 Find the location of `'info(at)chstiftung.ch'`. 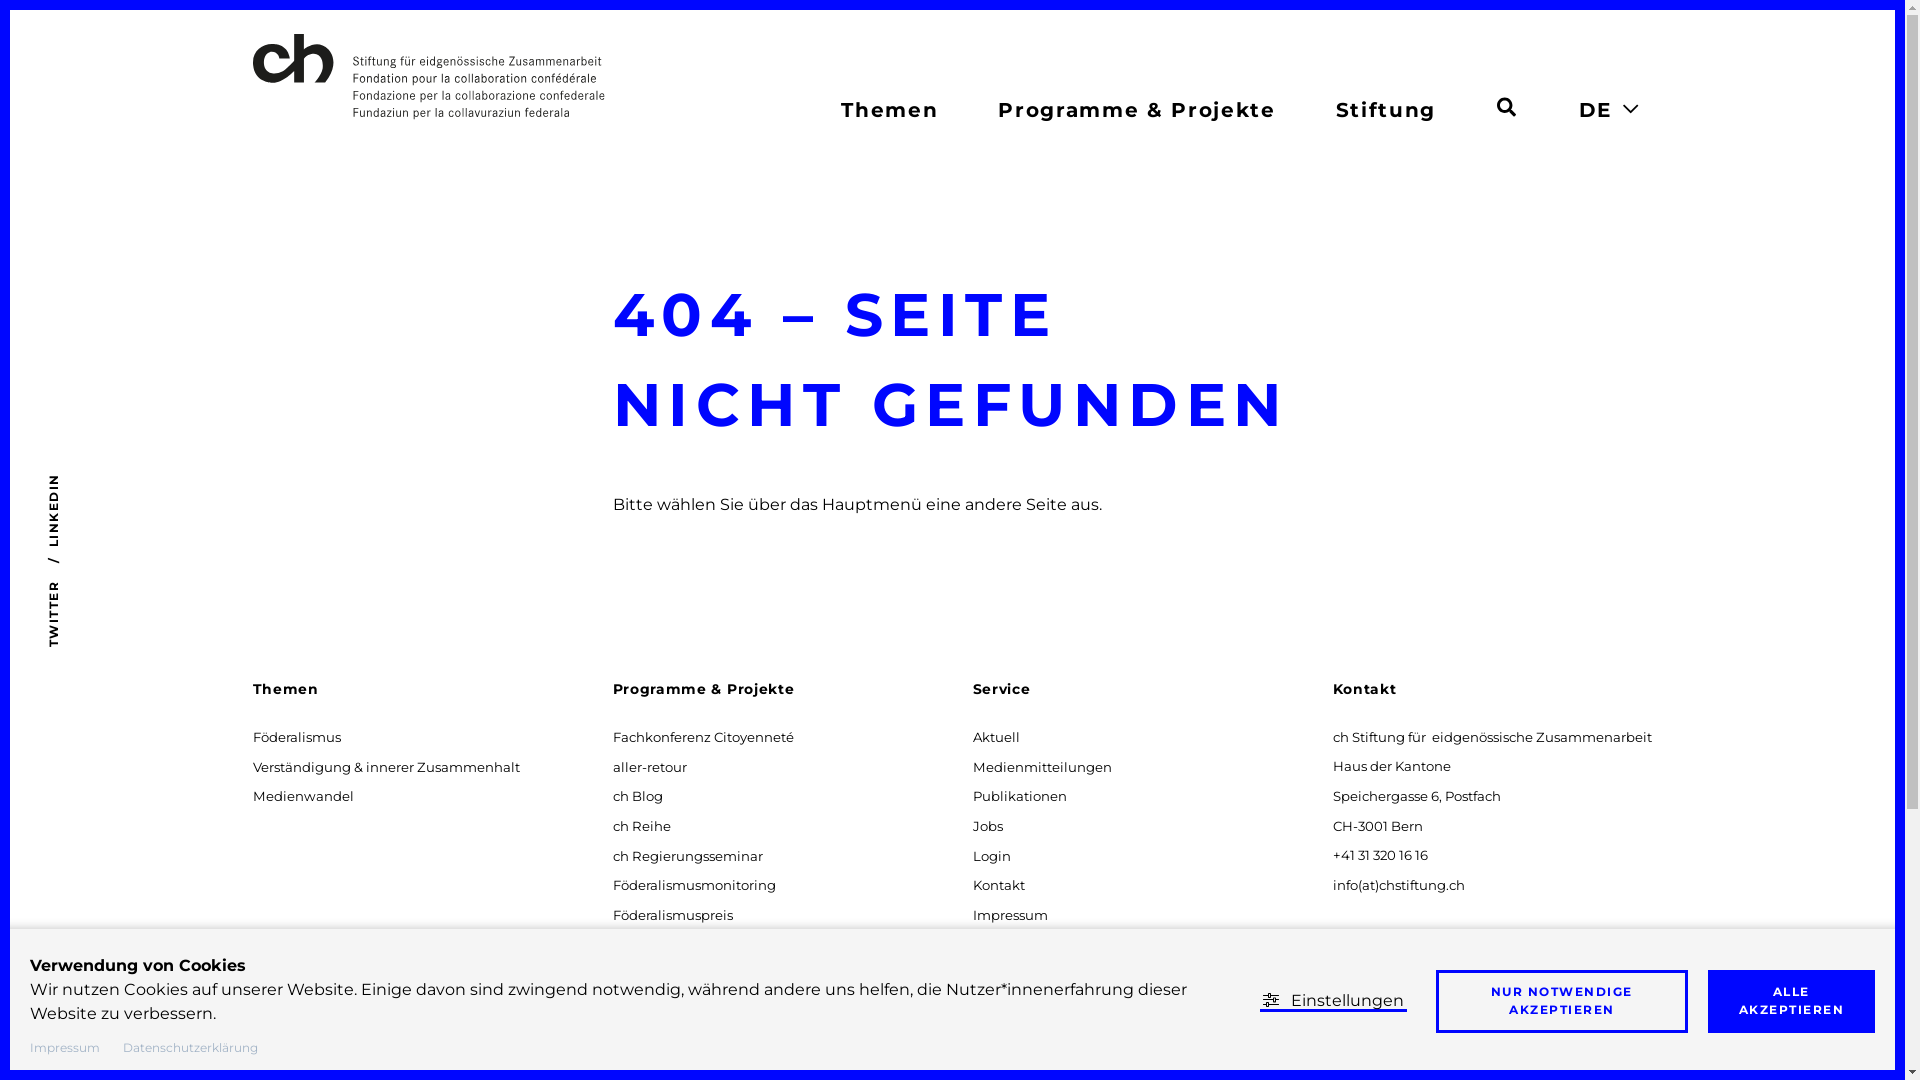

'info(at)chstiftung.ch' is located at coordinates (1329, 883).